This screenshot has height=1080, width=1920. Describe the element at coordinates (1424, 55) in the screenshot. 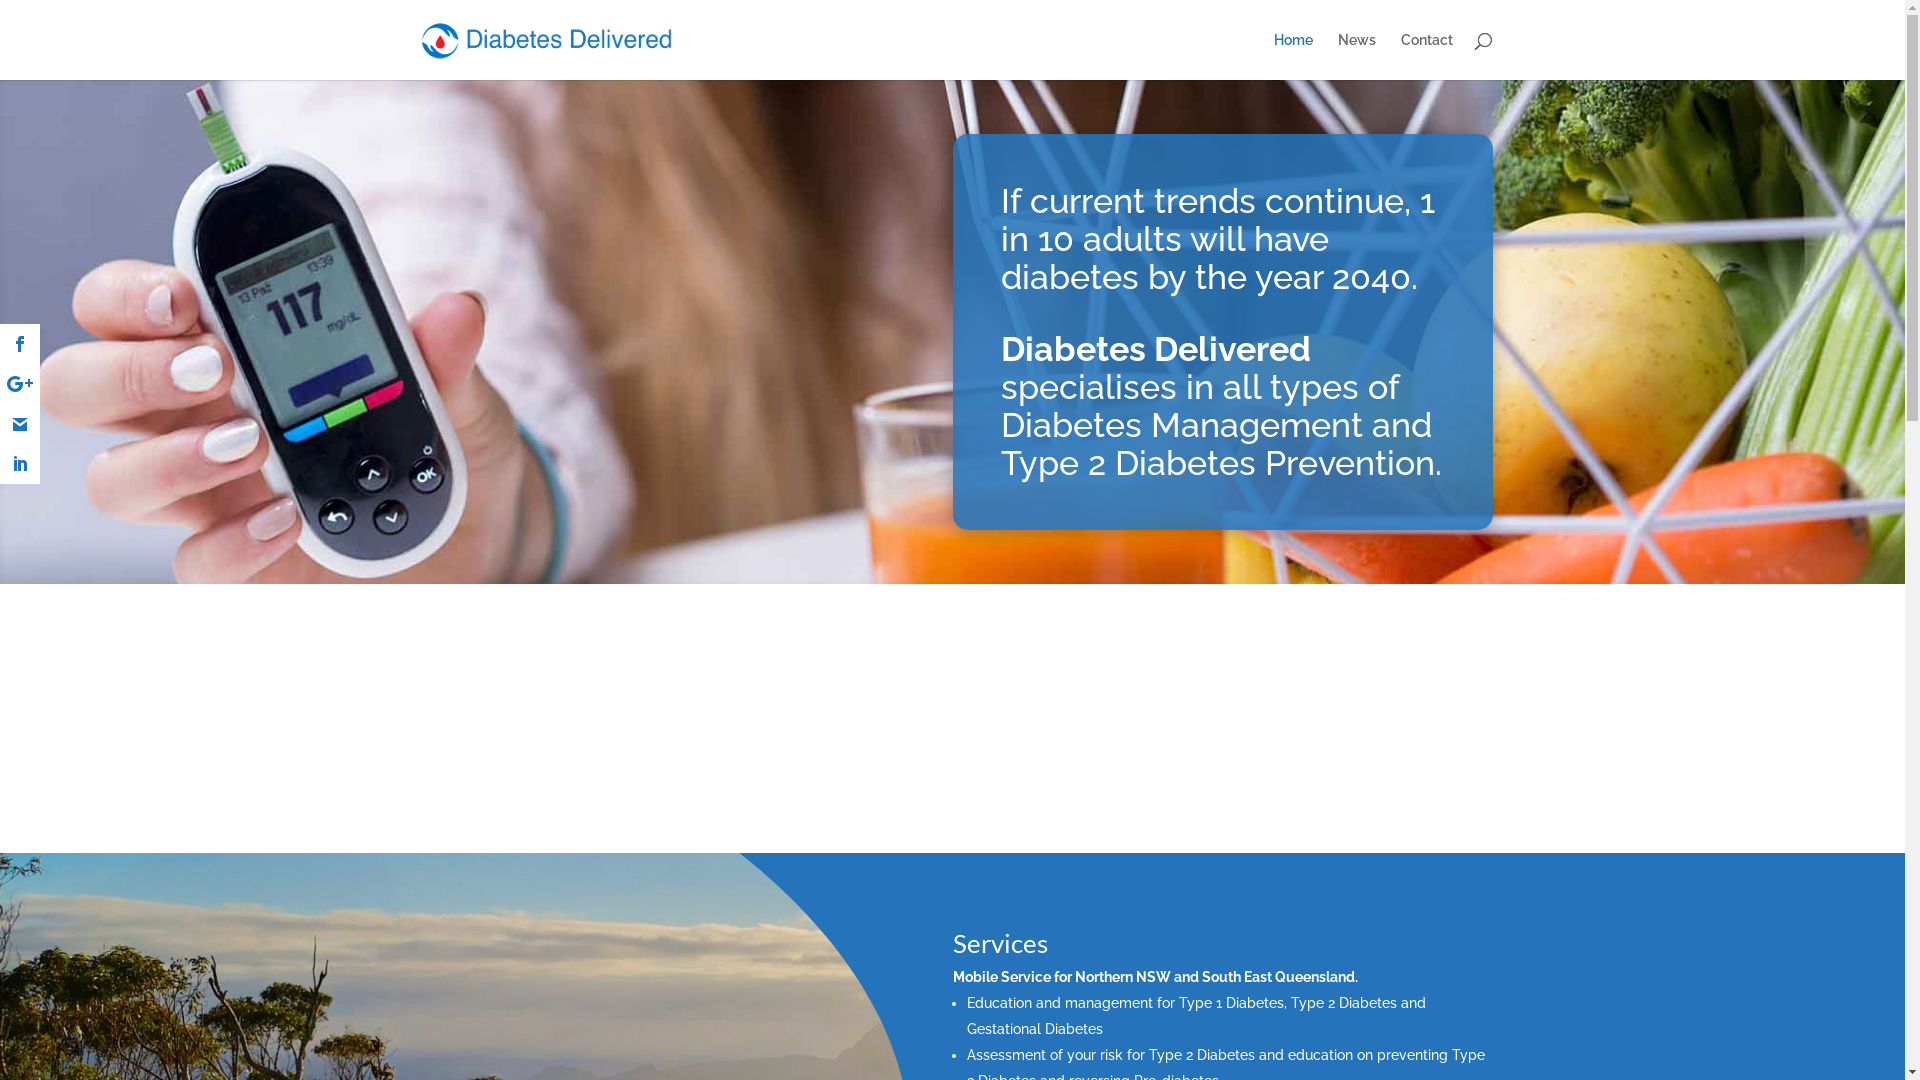

I see `'Contact'` at that location.